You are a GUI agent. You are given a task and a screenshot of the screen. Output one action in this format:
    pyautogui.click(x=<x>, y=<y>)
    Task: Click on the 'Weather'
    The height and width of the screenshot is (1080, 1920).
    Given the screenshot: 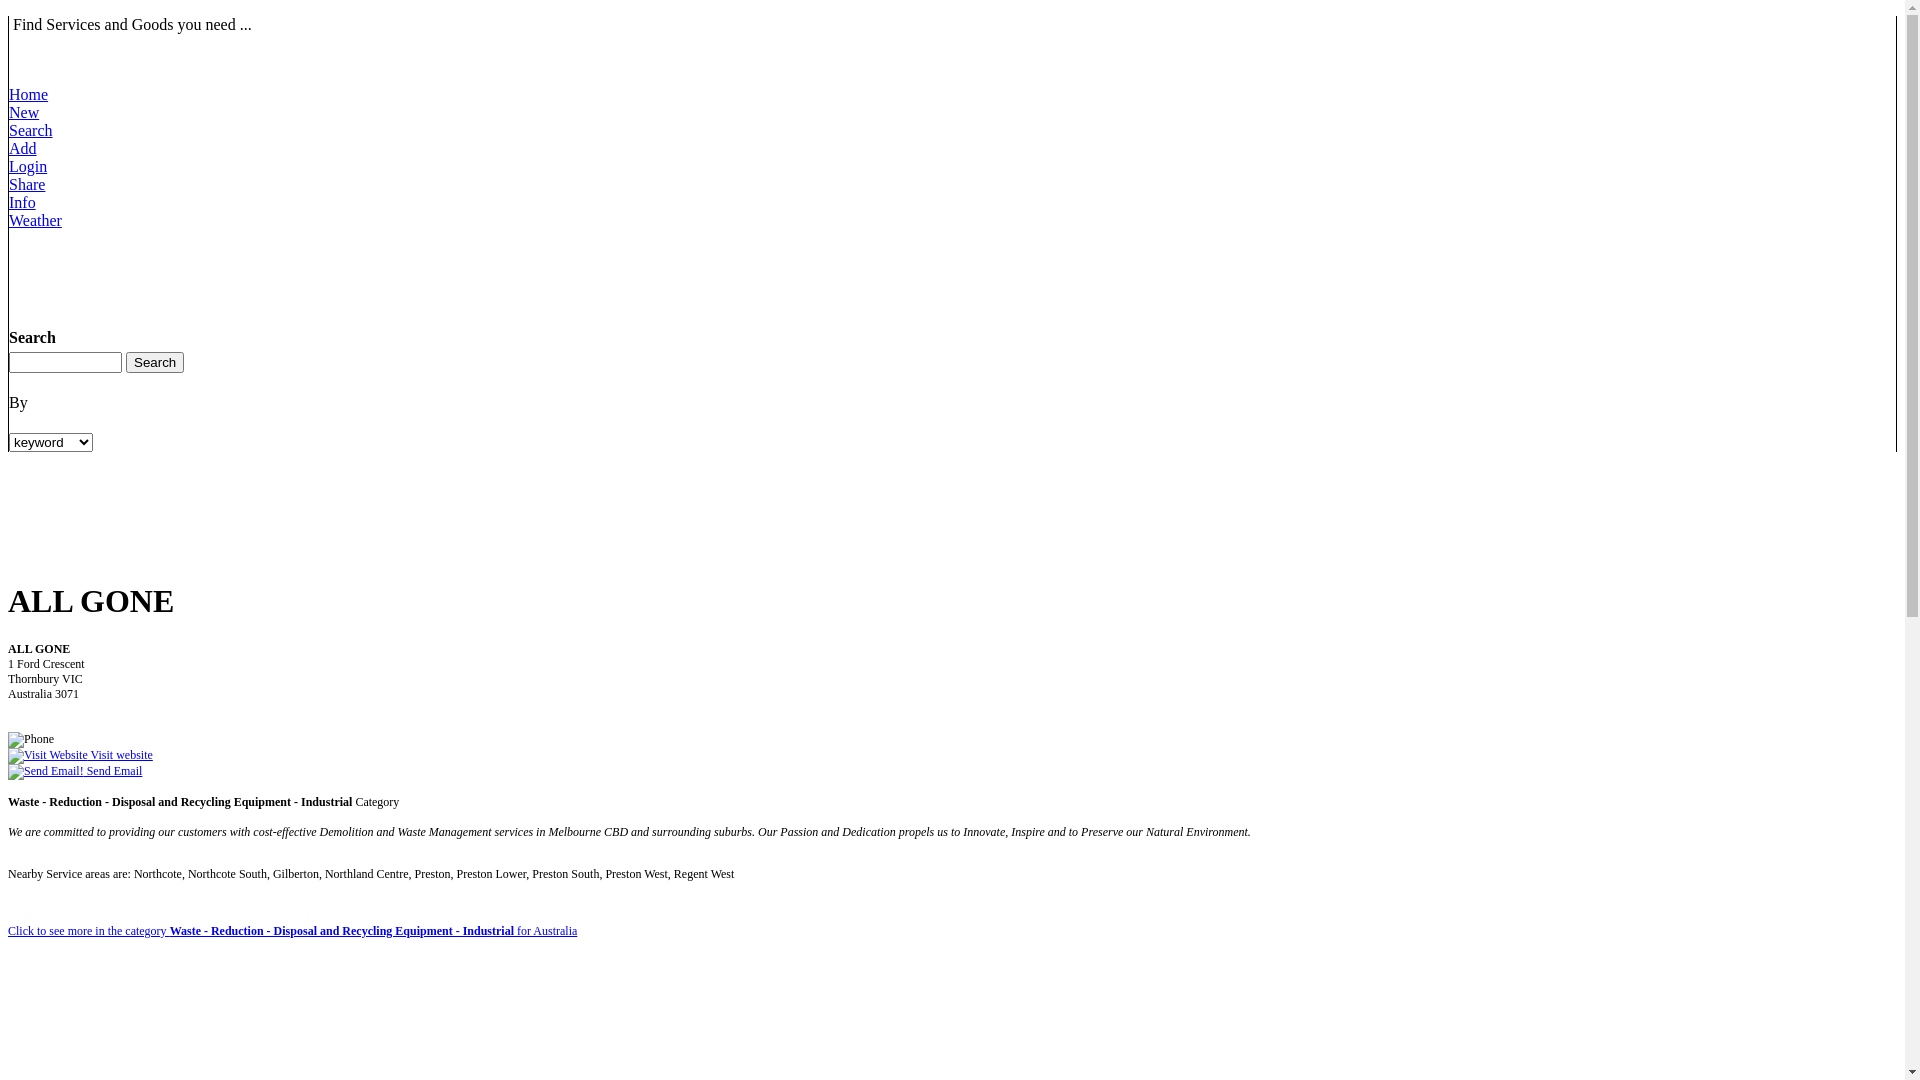 What is the action you would take?
    pyautogui.click(x=35, y=228)
    